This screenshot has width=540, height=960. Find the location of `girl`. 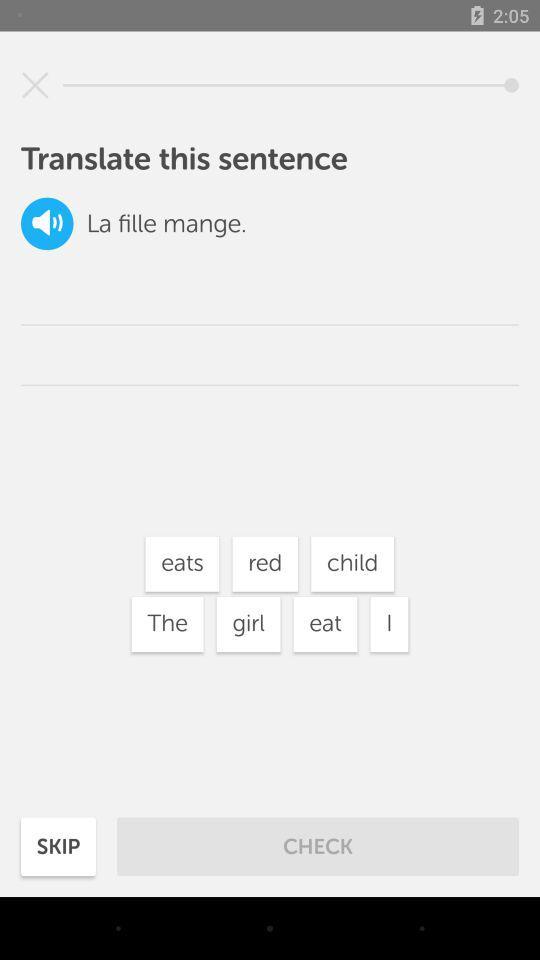

girl is located at coordinates (248, 623).